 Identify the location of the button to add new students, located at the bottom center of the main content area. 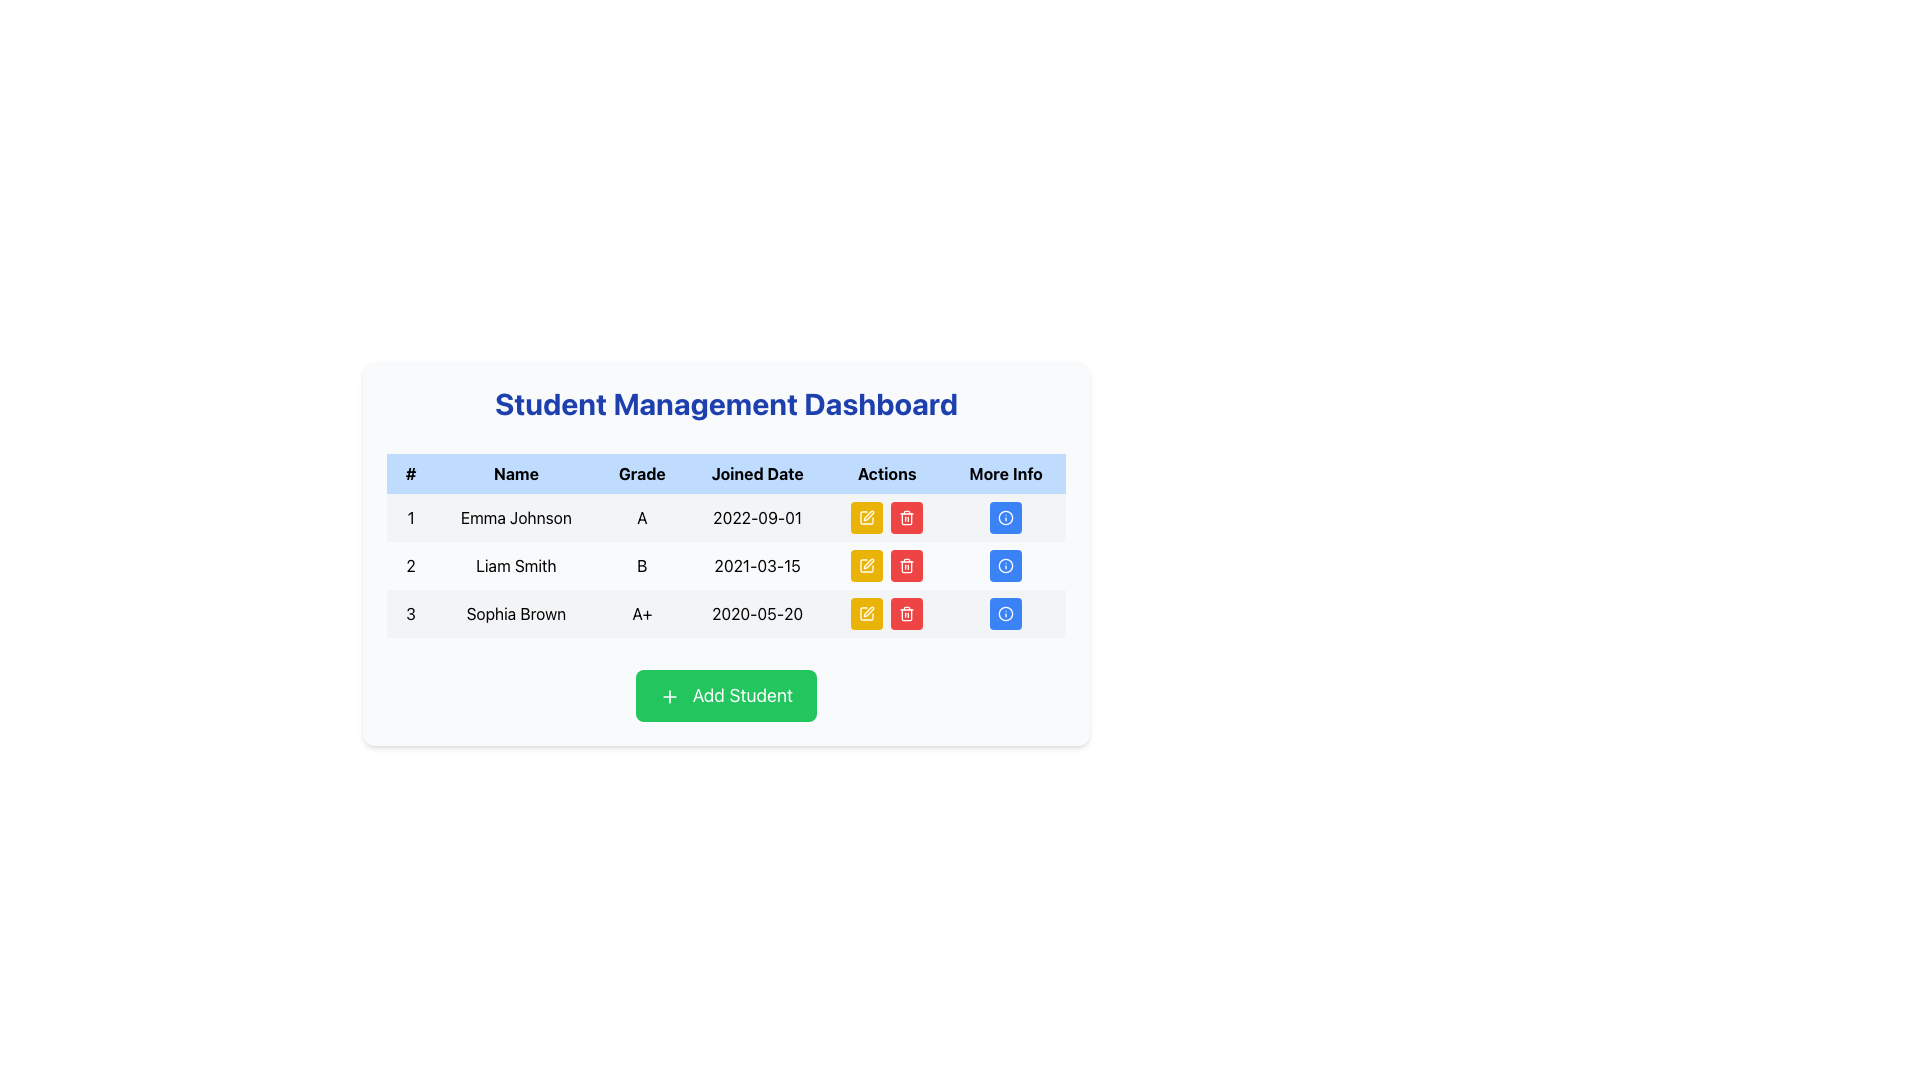
(725, 694).